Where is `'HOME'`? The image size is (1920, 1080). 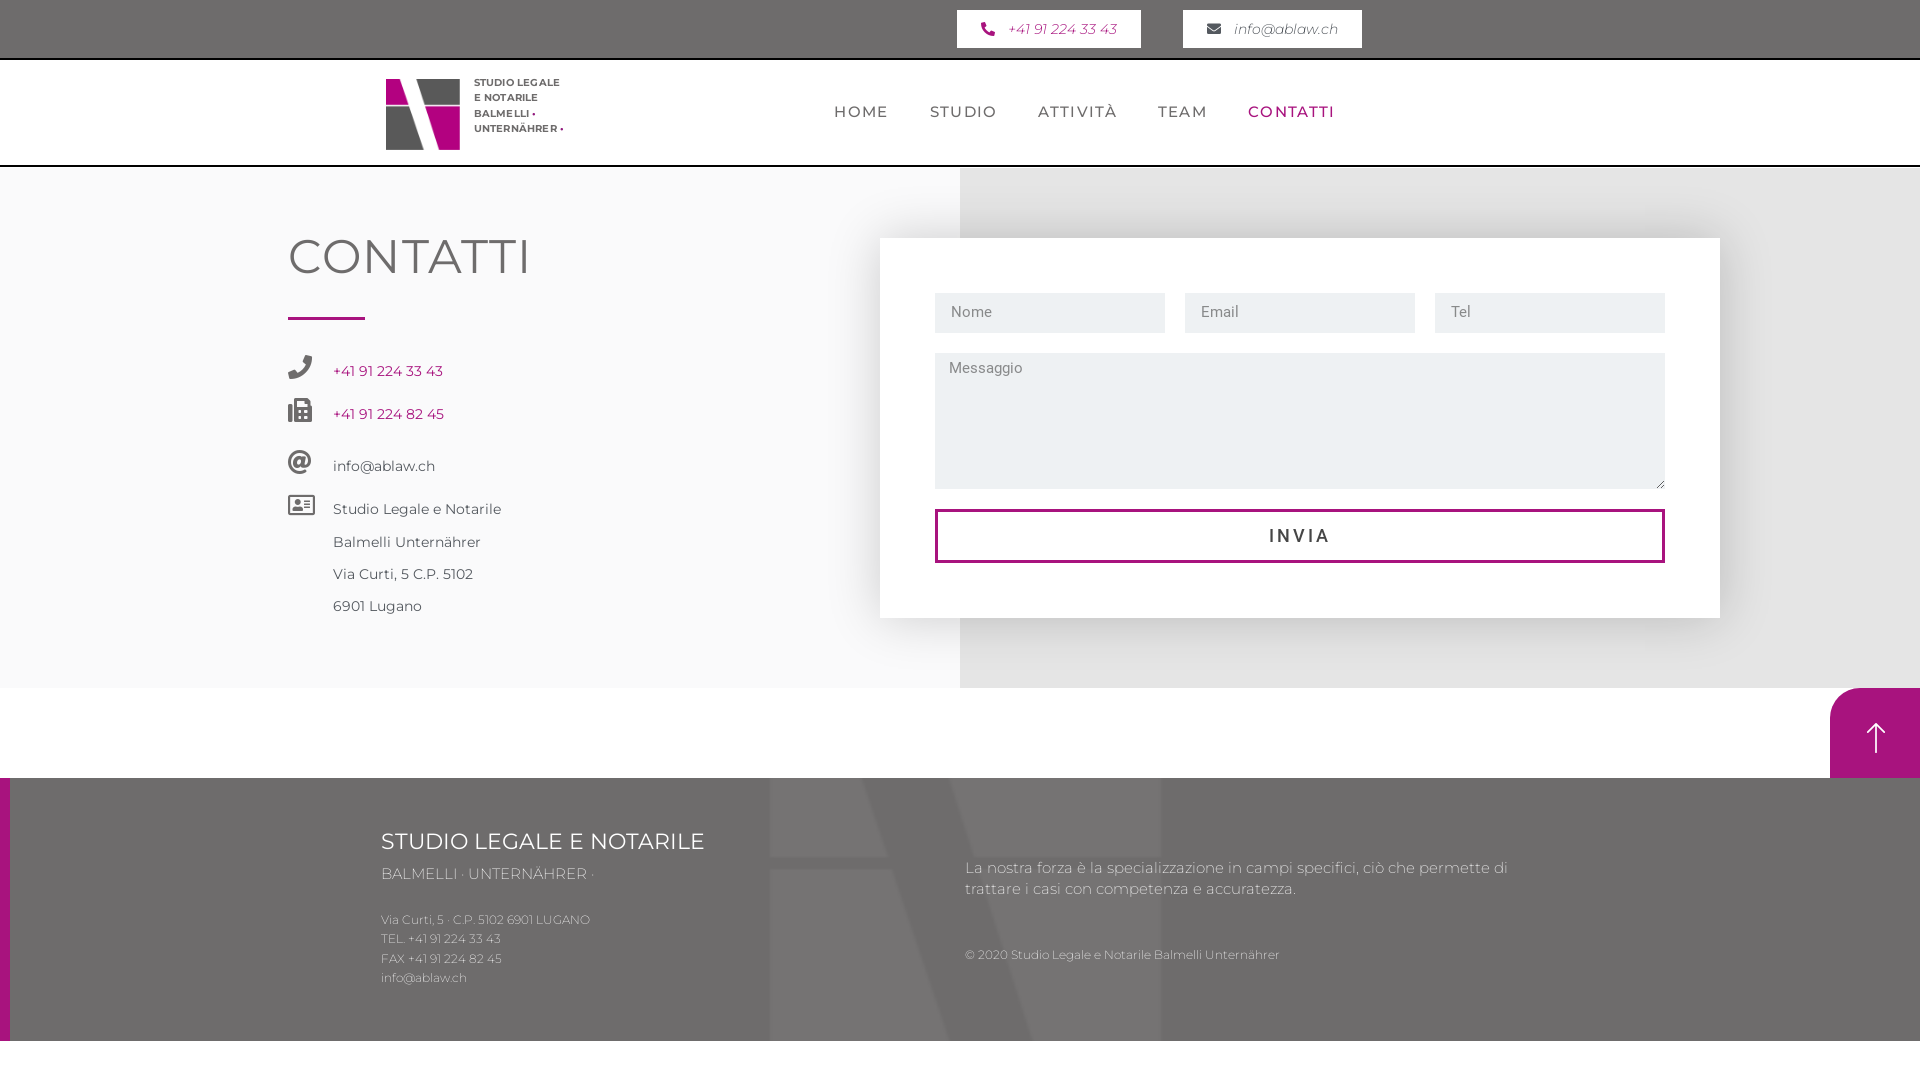
'HOME' is located at coordinates (860, 112).